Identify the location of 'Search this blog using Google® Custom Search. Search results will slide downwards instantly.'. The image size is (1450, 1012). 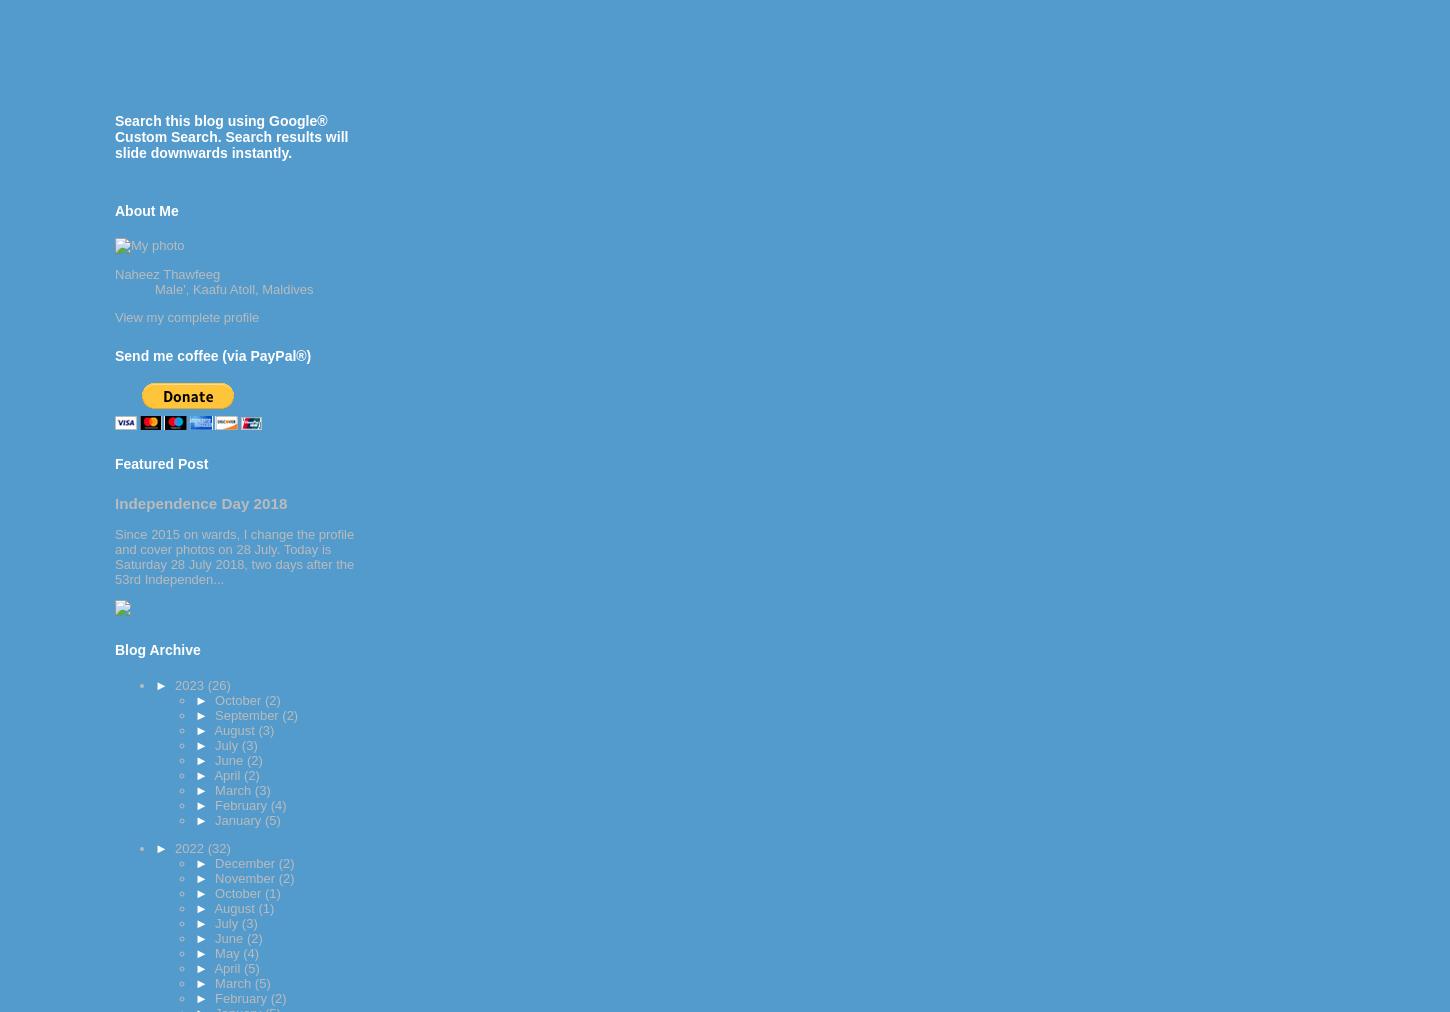
(230, 136).